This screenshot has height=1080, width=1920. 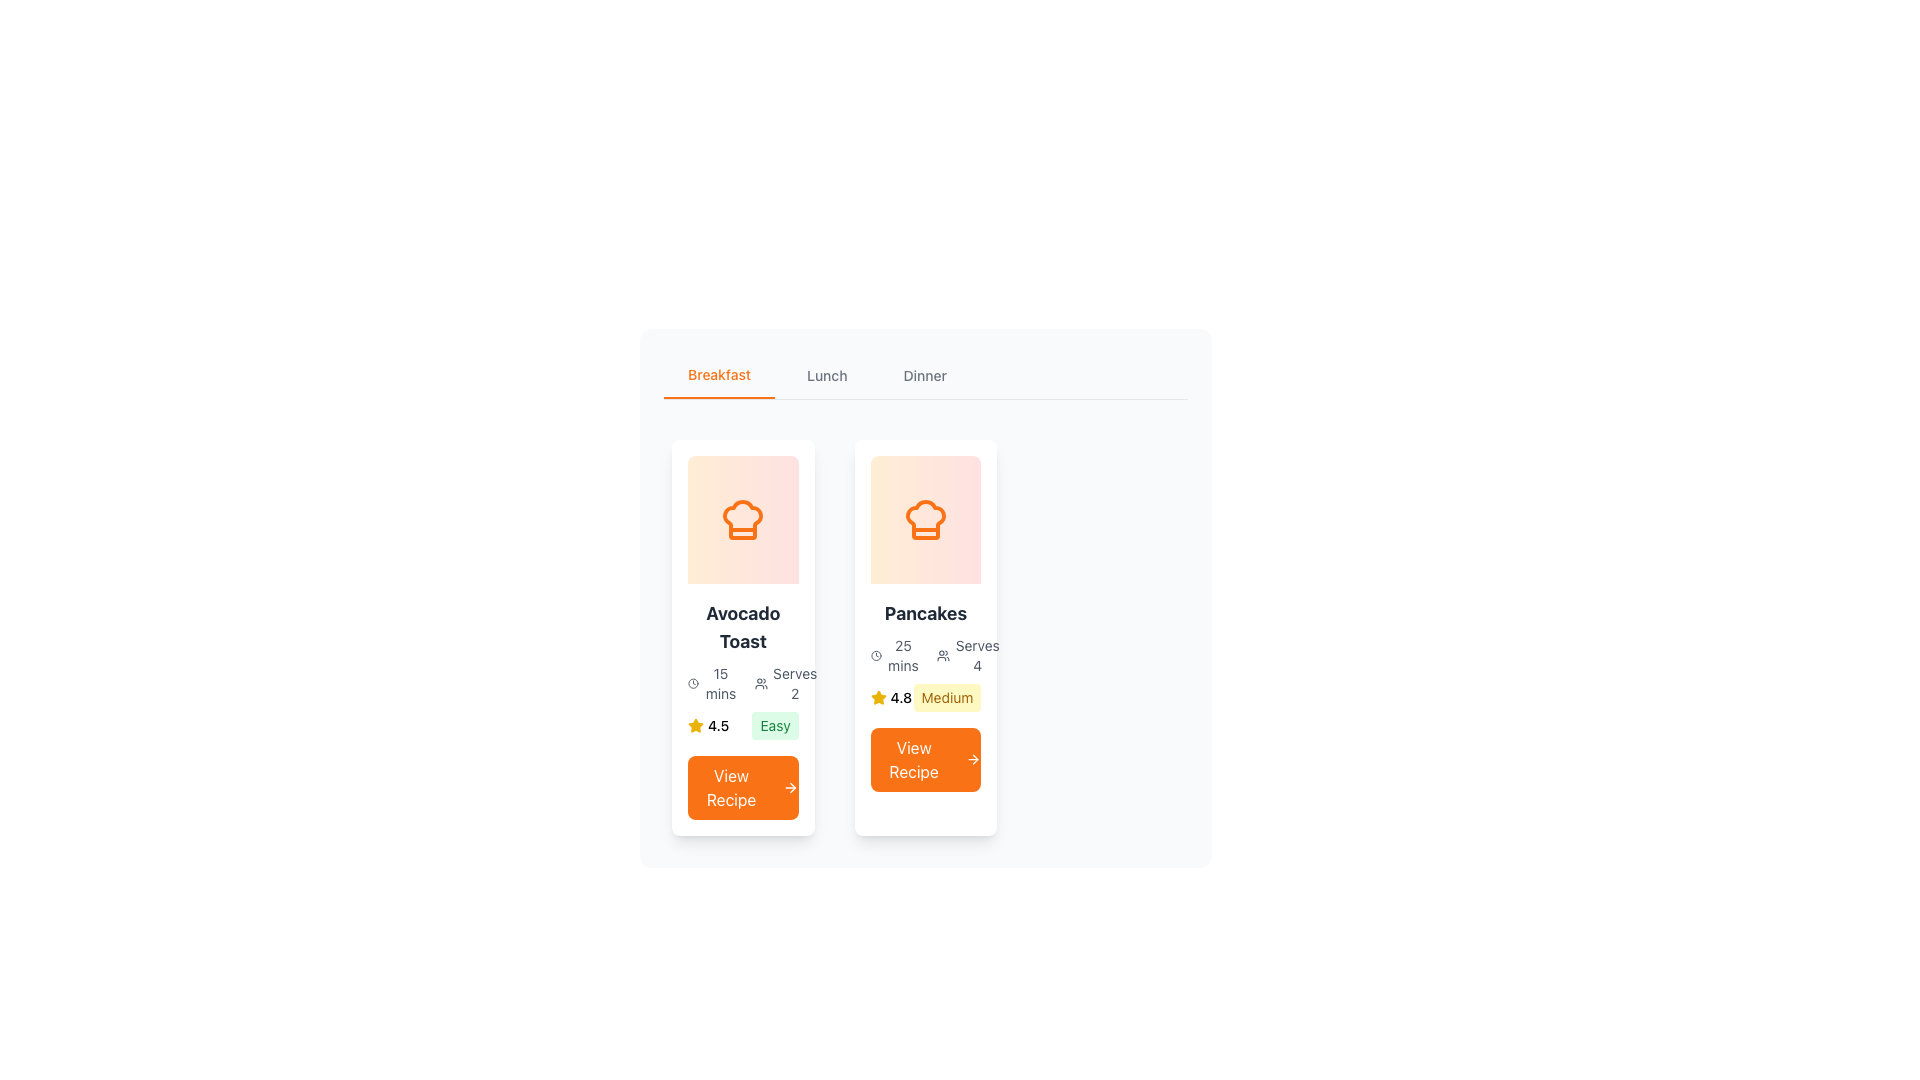 I want to click on the recipe title text label, so click(x=925, y=612).